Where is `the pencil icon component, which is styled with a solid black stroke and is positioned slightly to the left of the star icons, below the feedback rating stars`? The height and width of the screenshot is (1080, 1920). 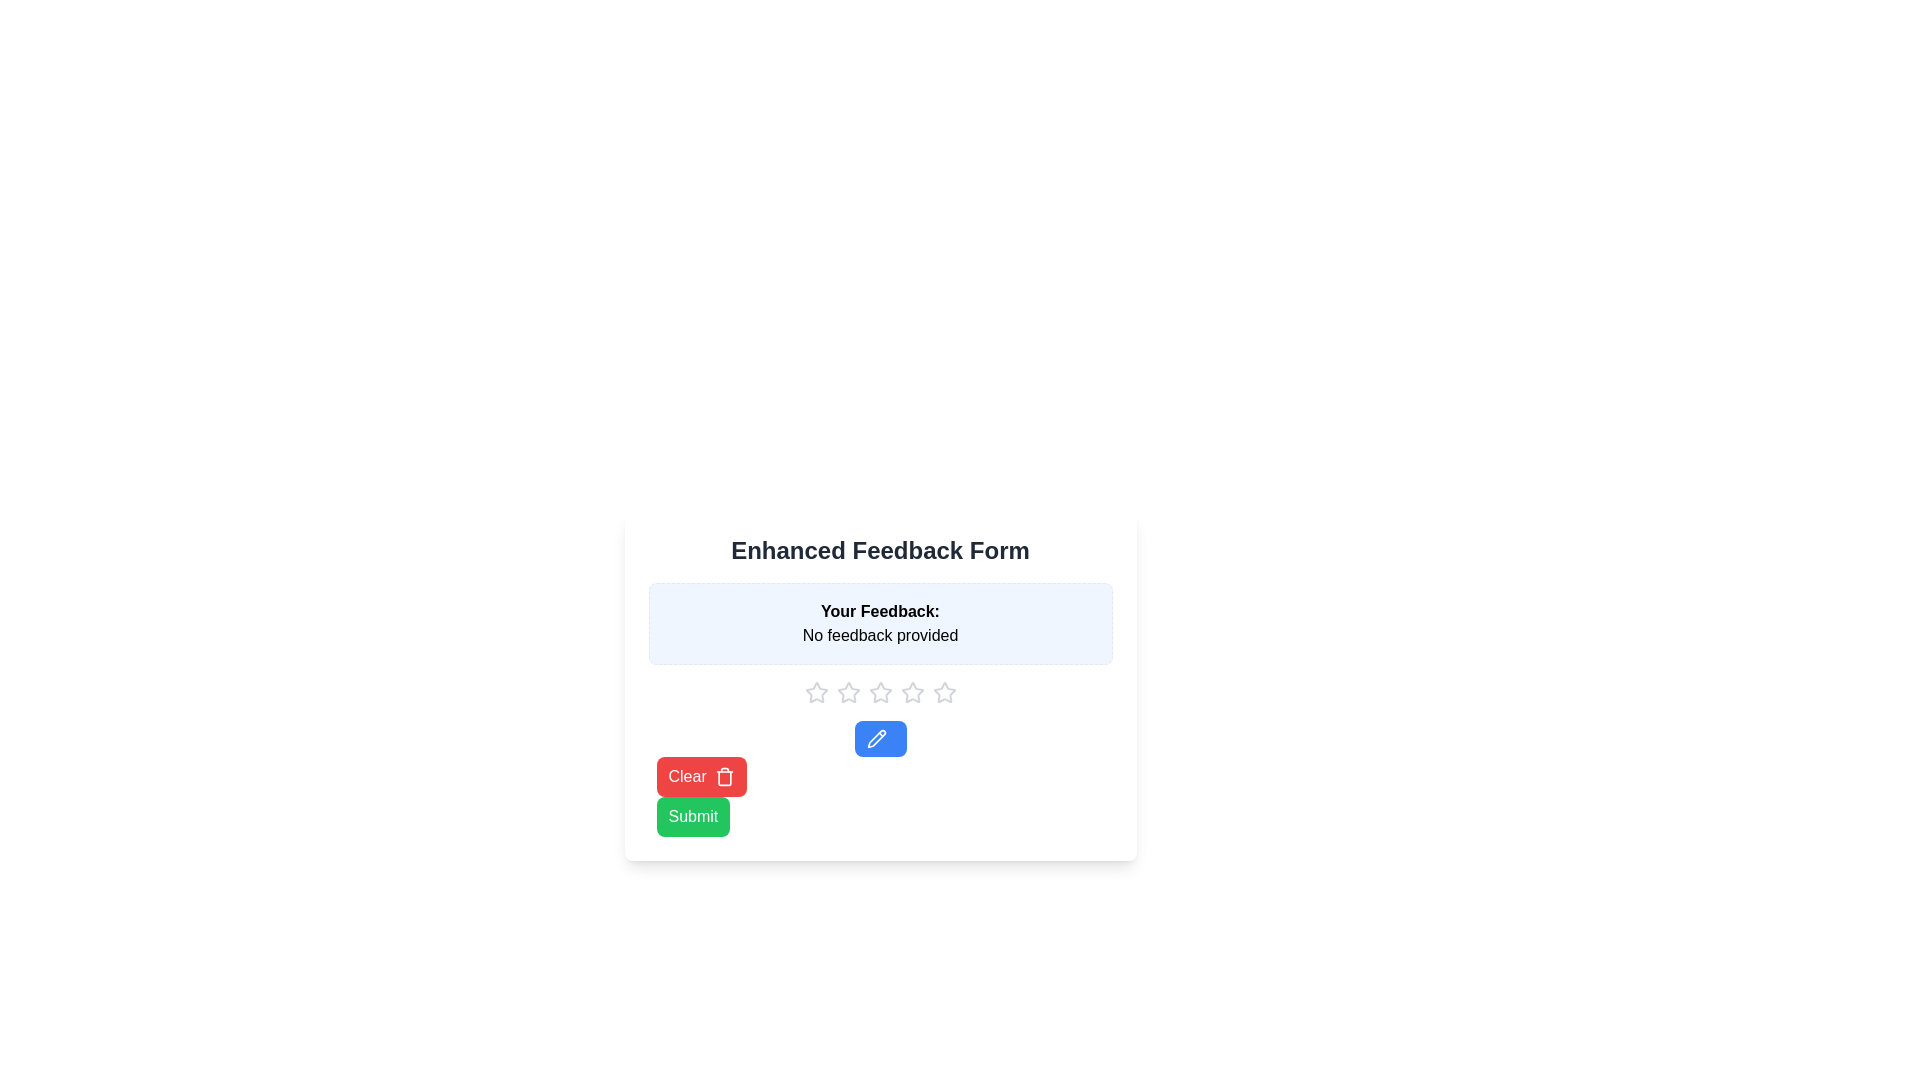
the pencil icon component, which is styled with a solid black stroke and is positioned slightly to the left of the star icons, below the feedback rating stars is located at coordinates (876, 739).